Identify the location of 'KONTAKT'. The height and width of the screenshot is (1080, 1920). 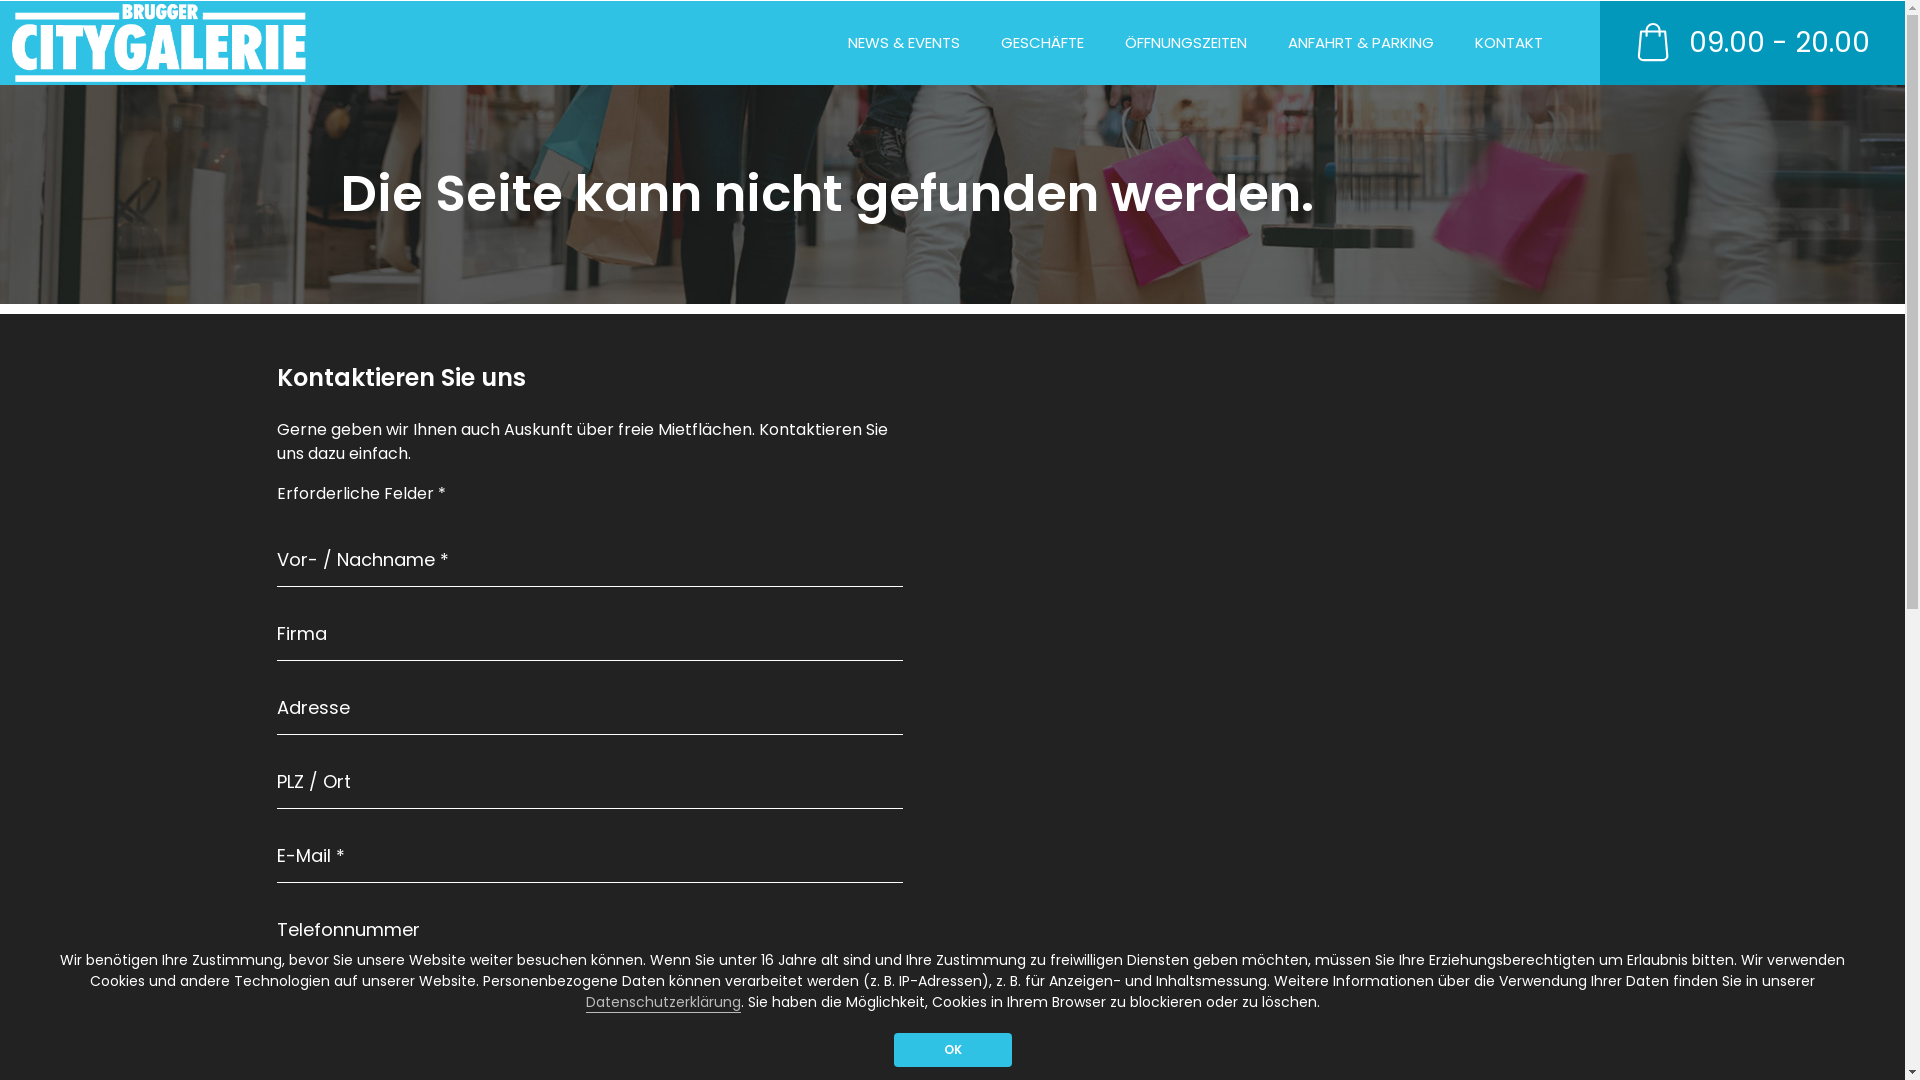
(1507, 43).